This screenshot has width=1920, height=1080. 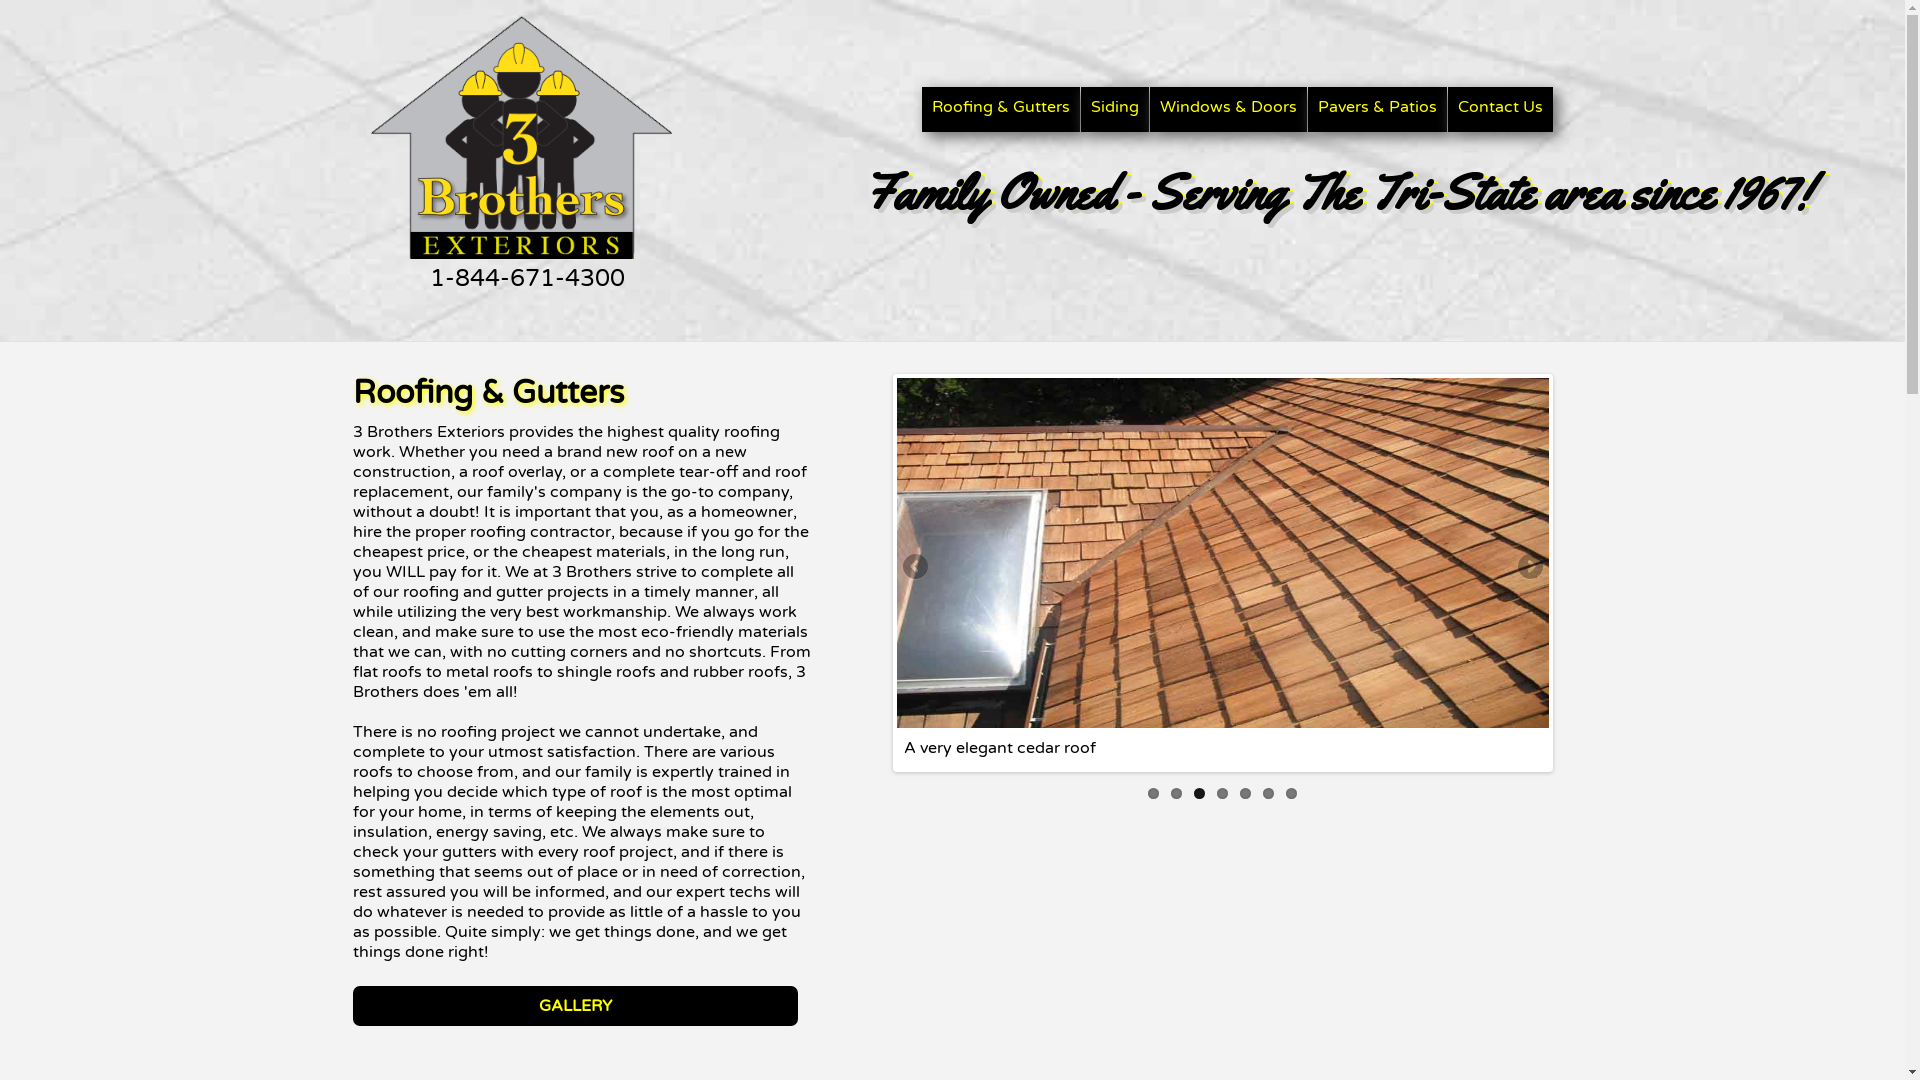 I want to click on 'Contact Us', so click(x=1500, y=109).